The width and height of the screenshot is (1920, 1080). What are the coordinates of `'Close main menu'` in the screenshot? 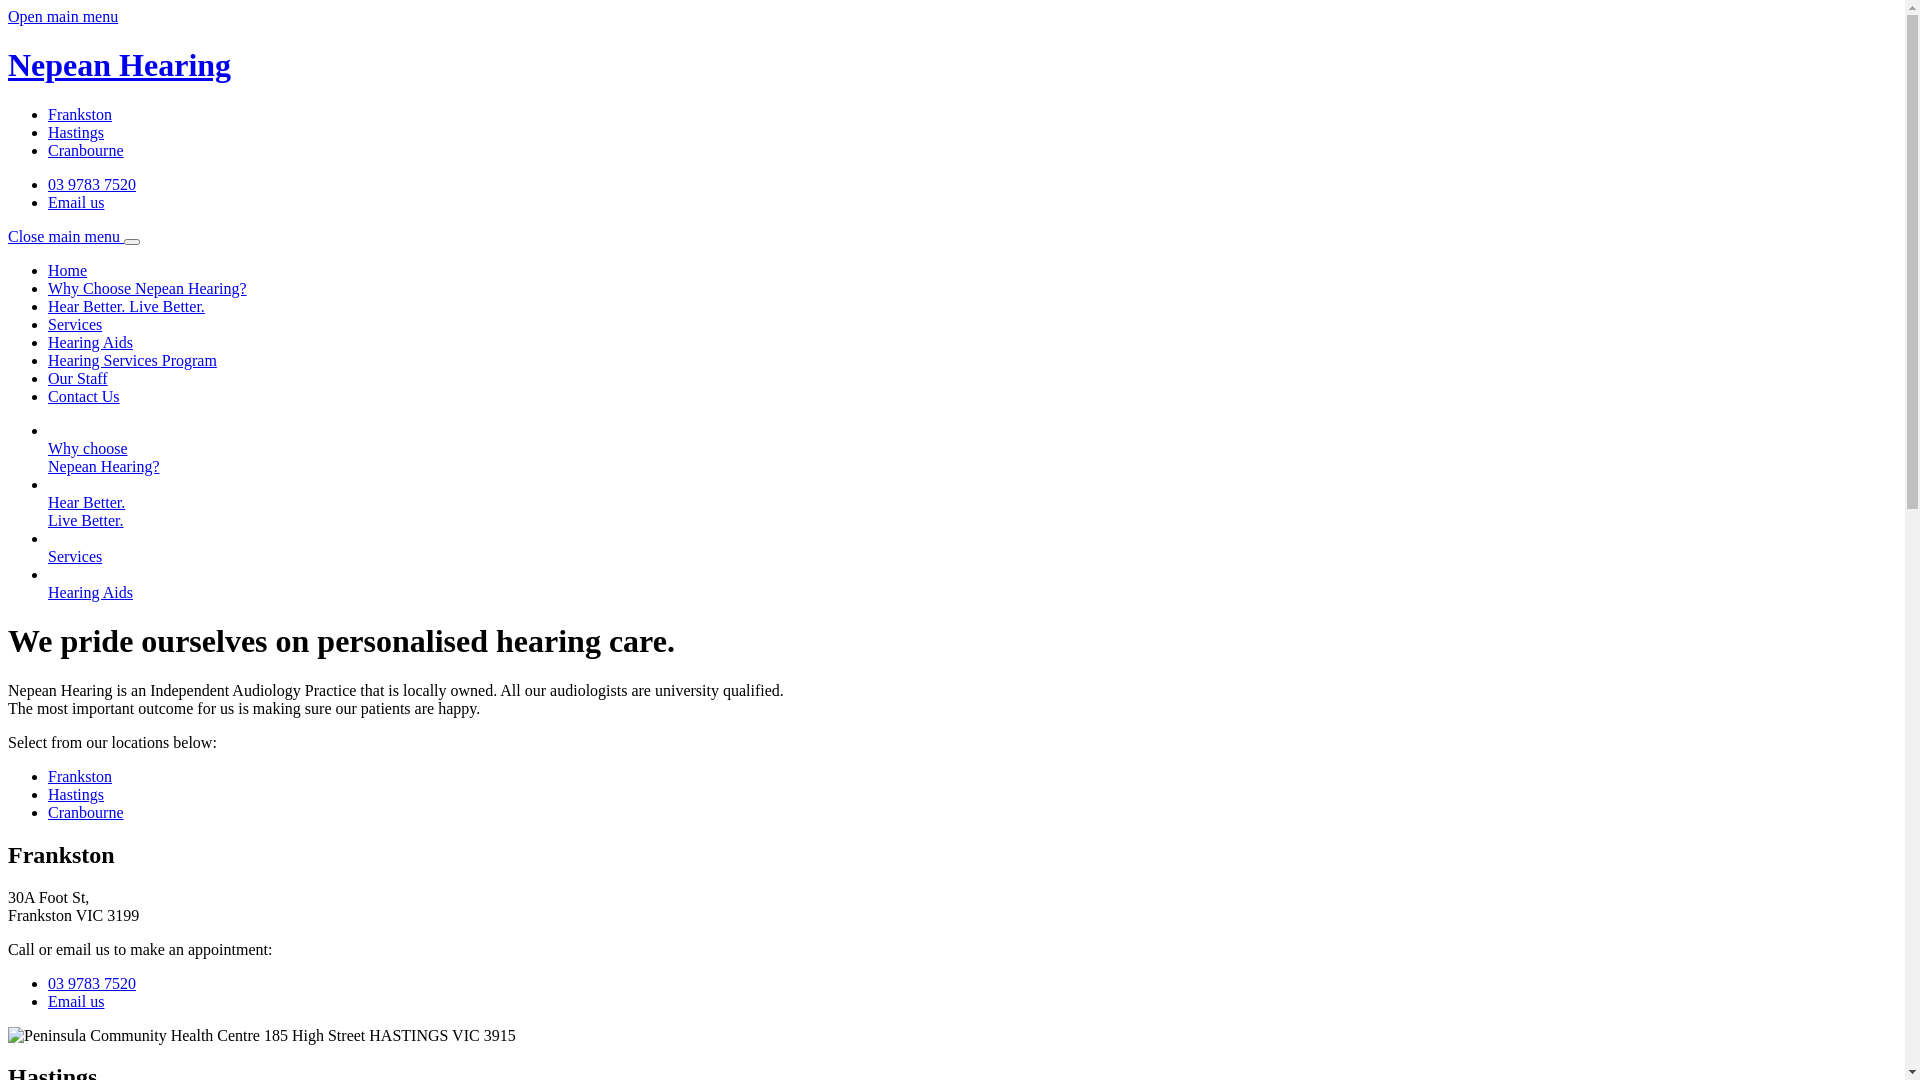 It's located at (73, 235).